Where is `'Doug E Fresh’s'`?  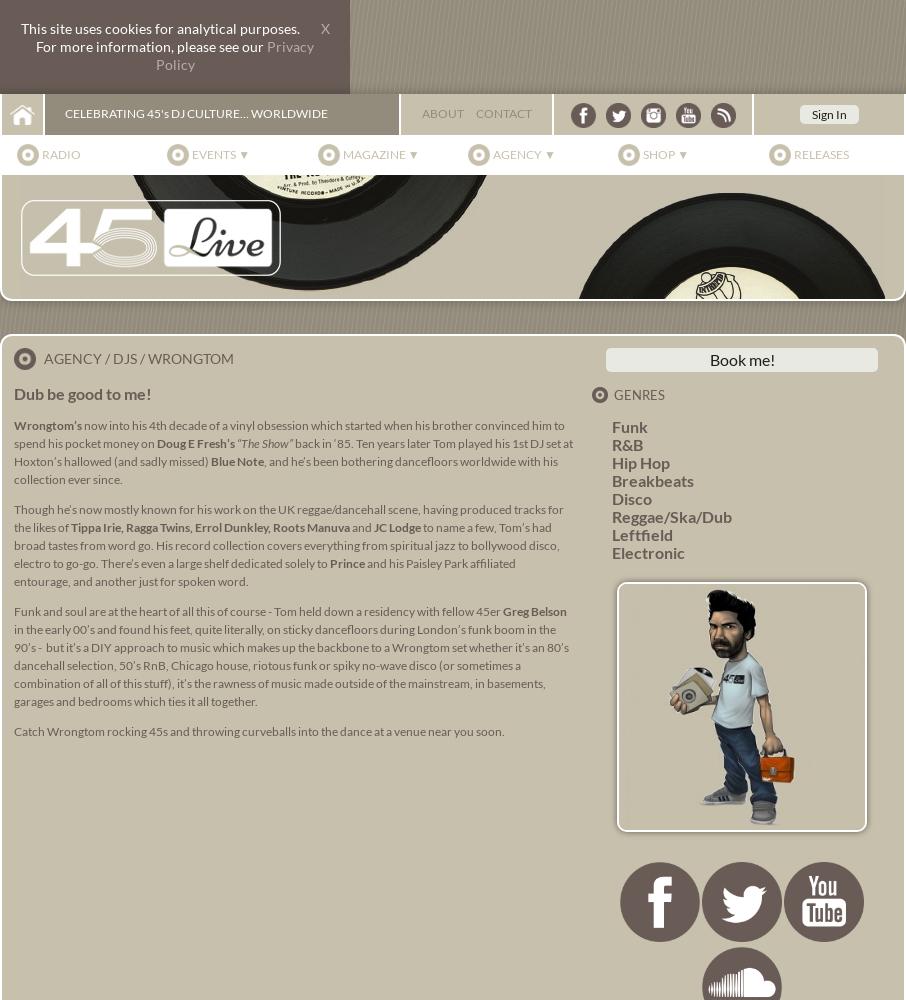 'Doug E Fresh’s' is located at coordinates (194, 442).